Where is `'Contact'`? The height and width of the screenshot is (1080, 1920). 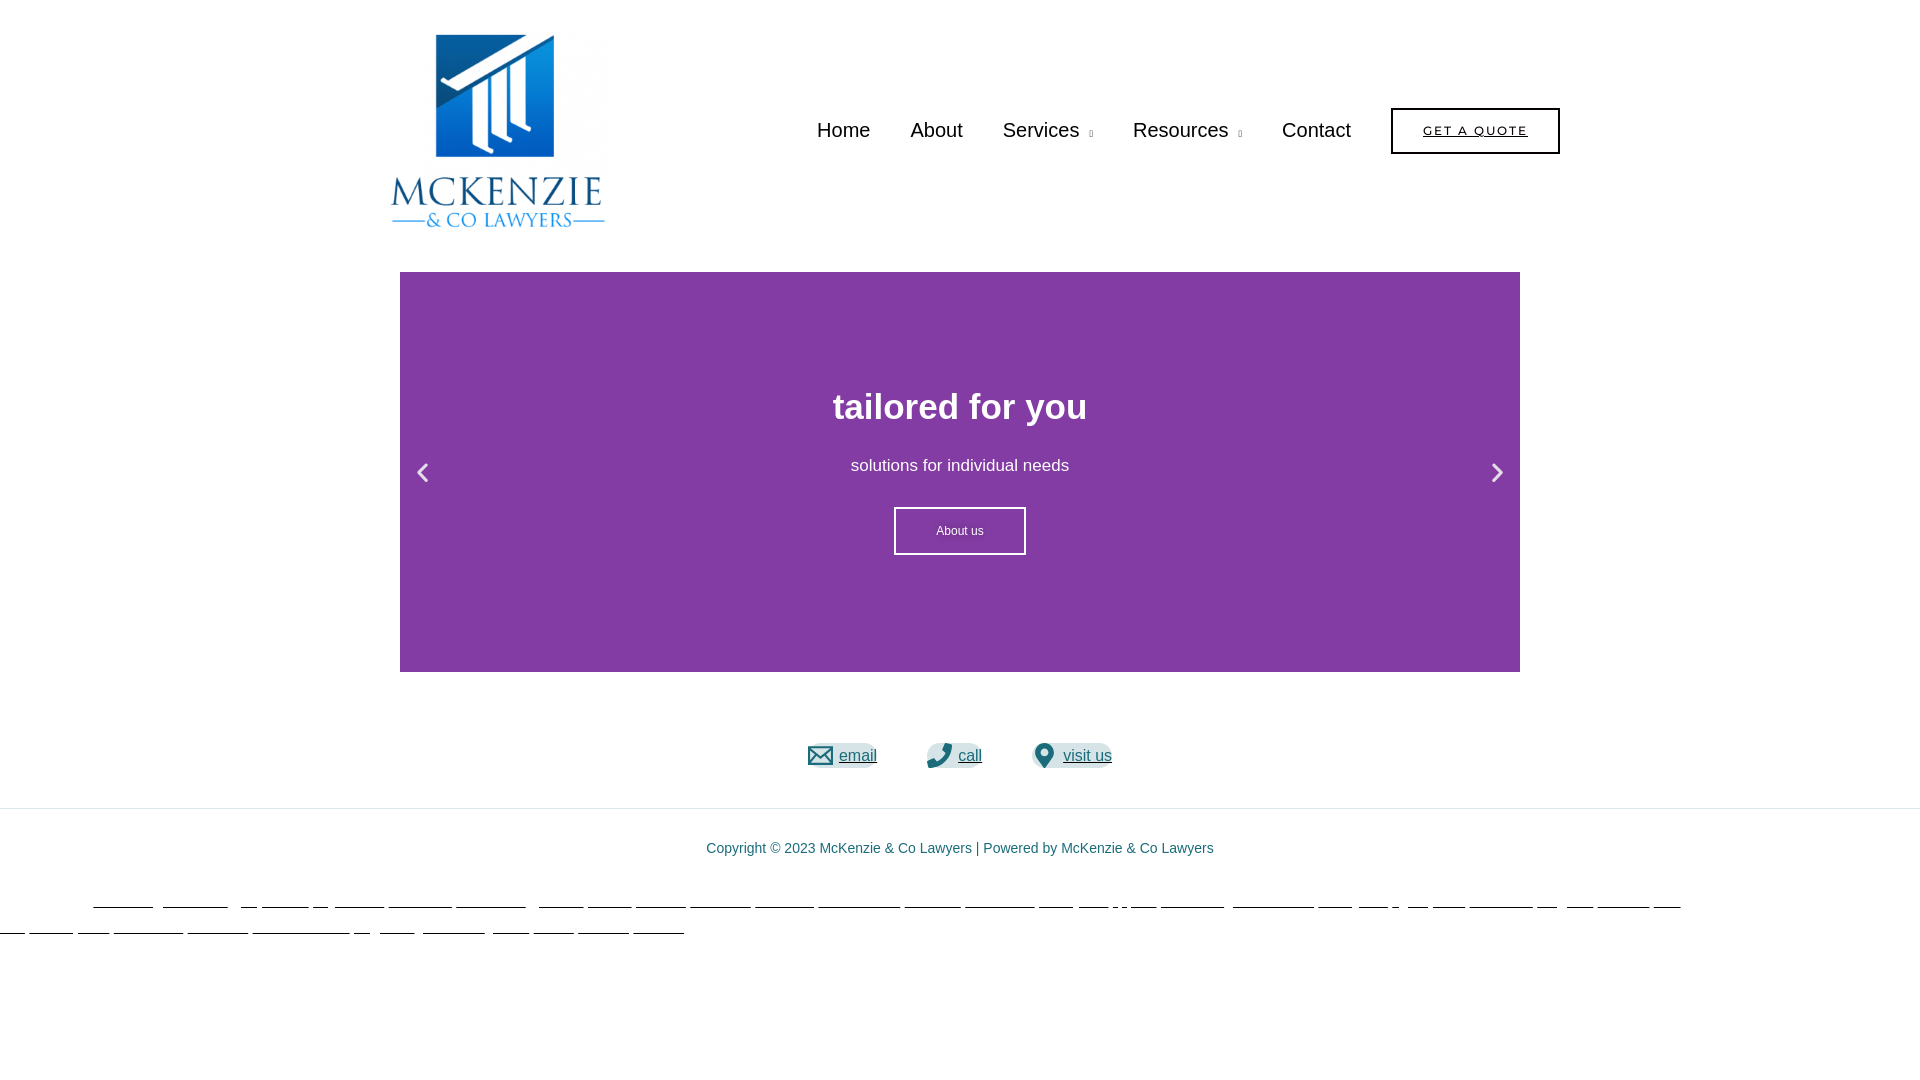 'Contact' is located at coordinates (1261, 130).